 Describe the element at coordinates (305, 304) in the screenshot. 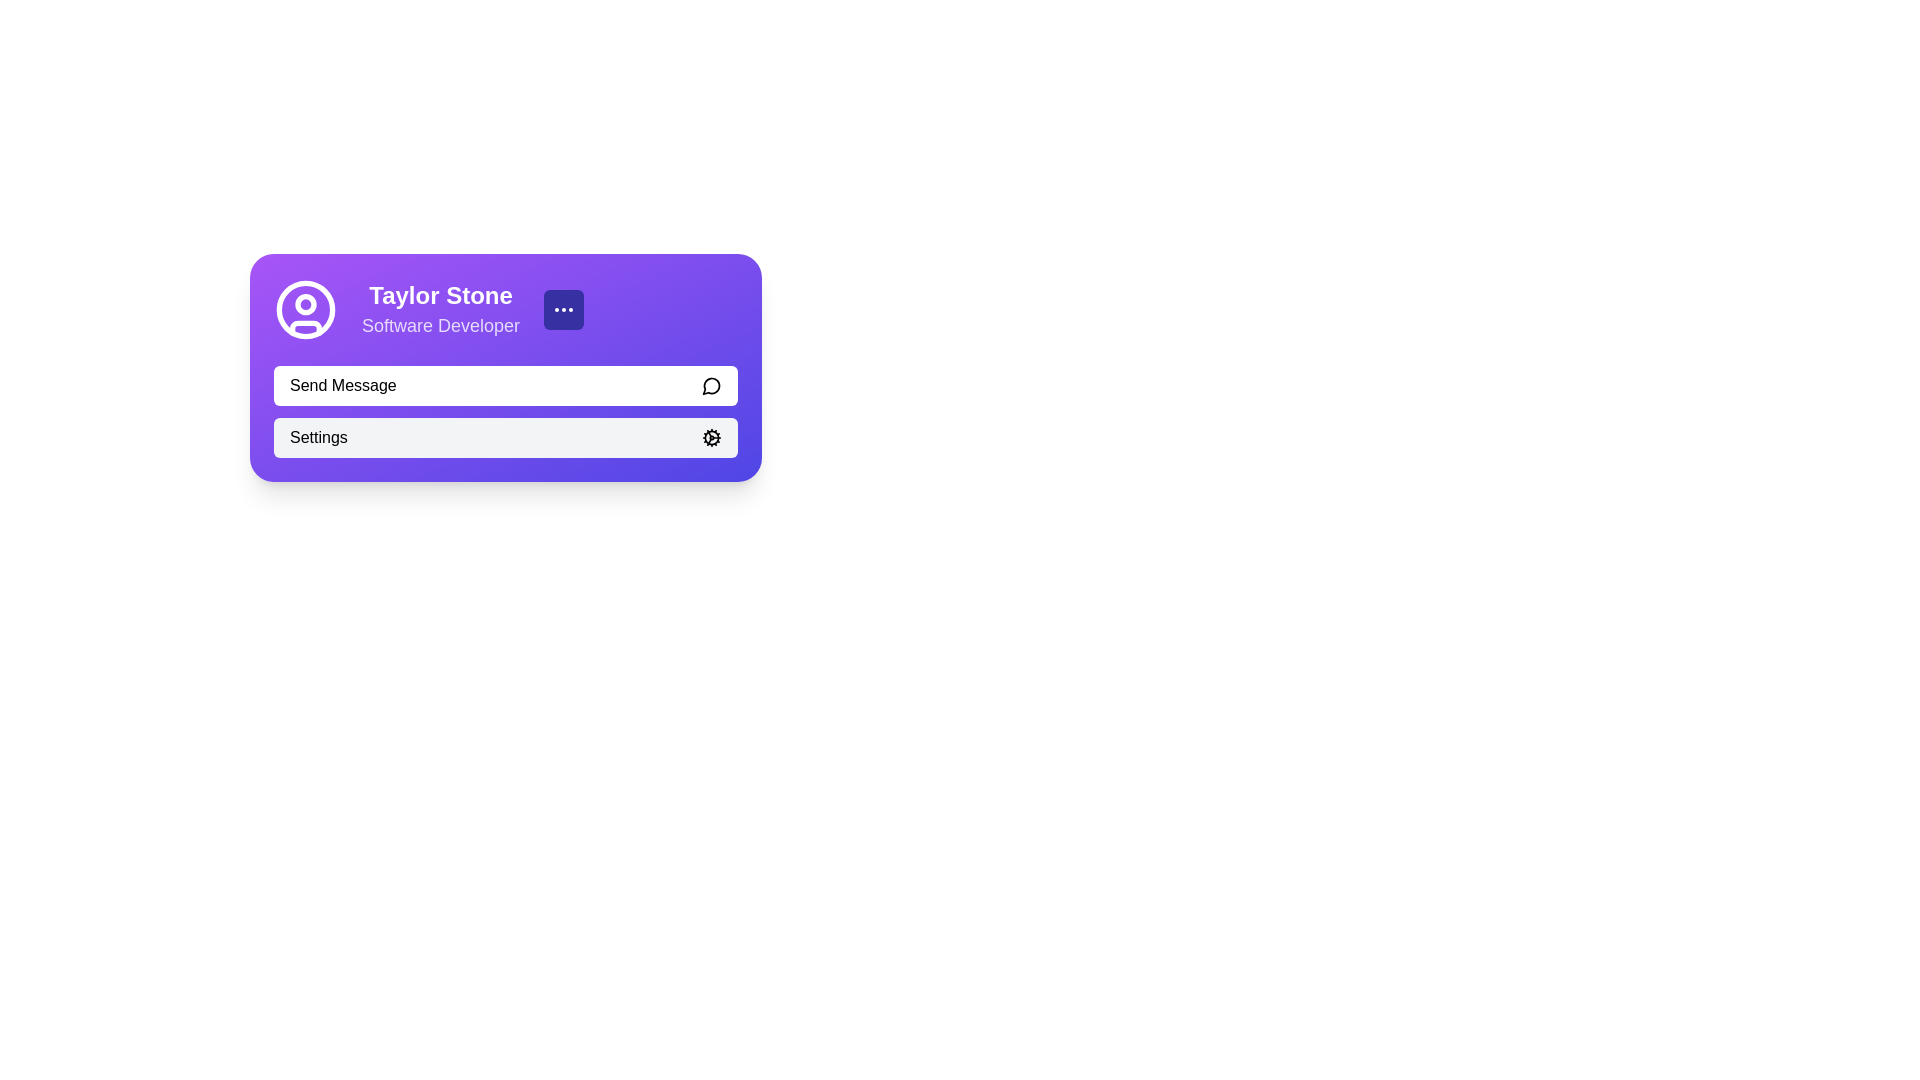

I see `or highlight the decorative SVG Circle located at the top center of the user profile icon for visual purposes` at that location.